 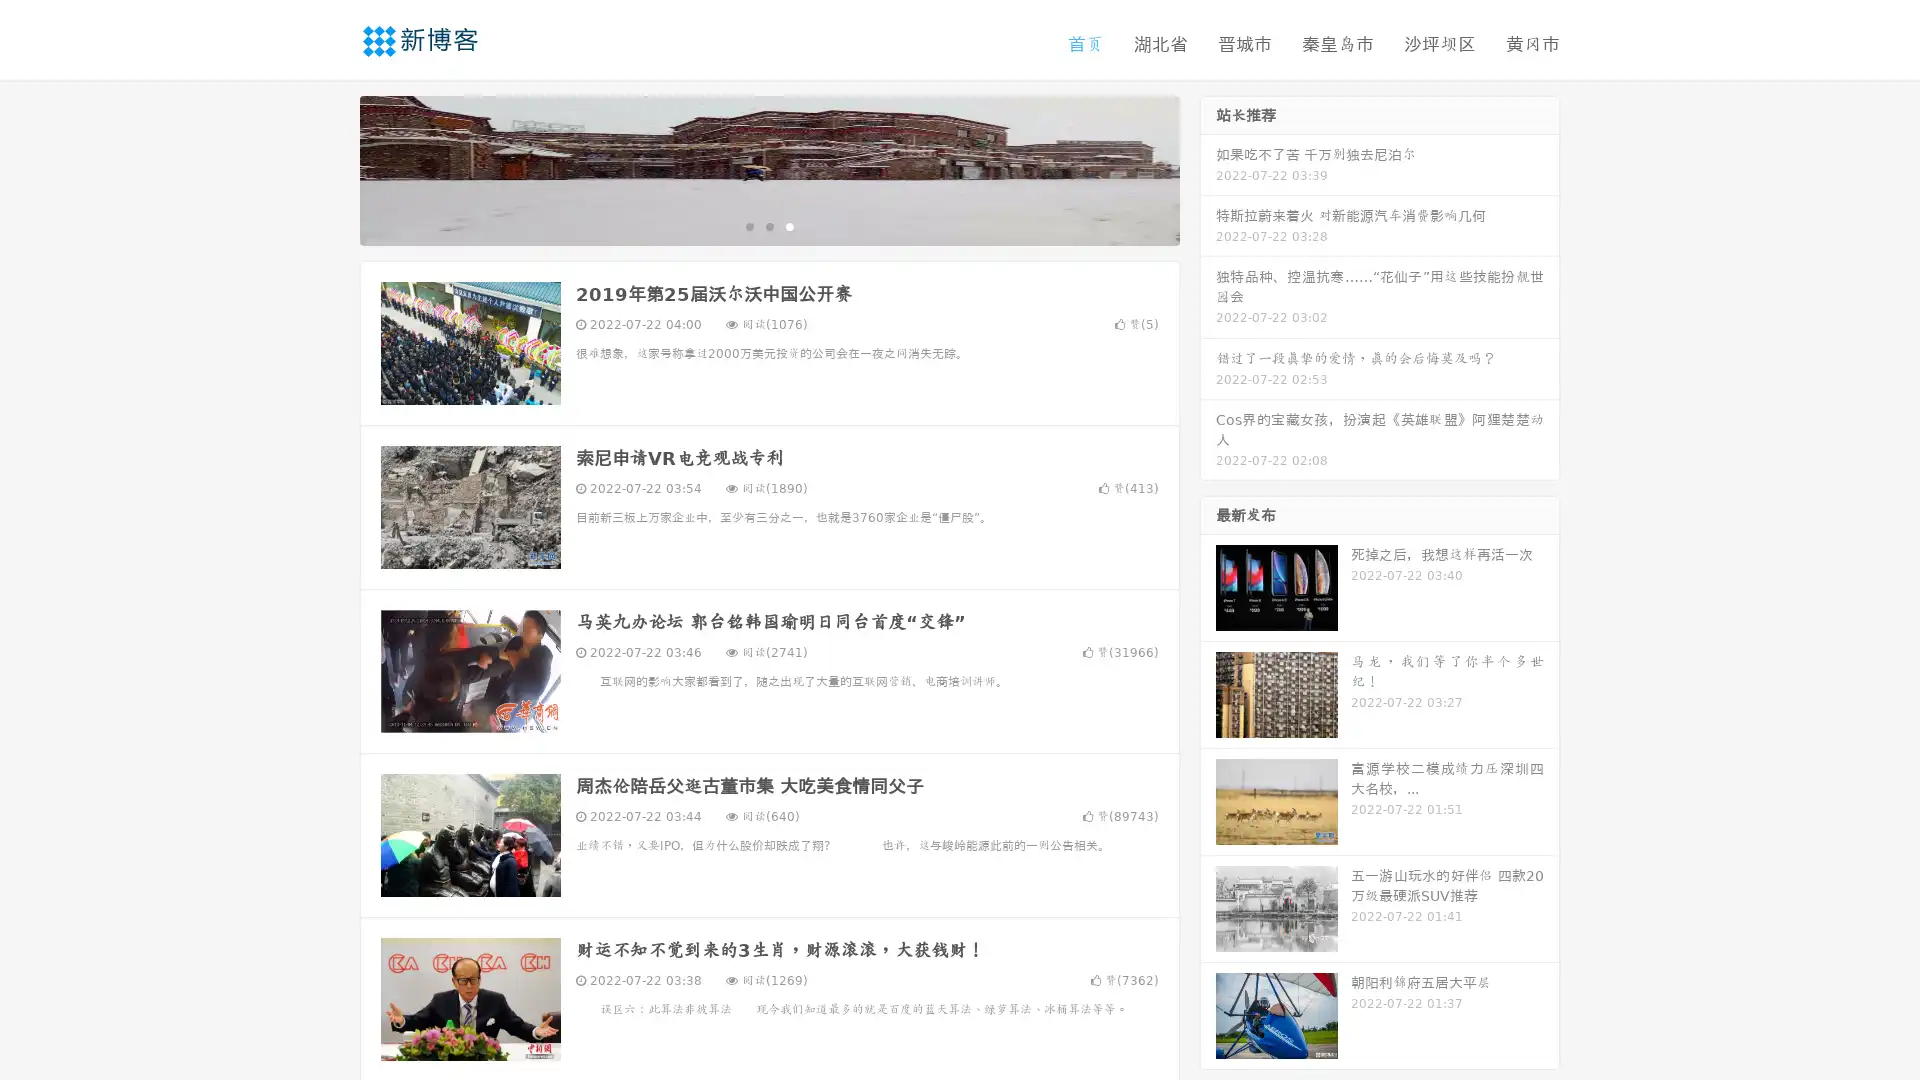 What do you see at coordinates (768, 225) in the screenshot?
I see `Go to slide 2` at bounding box center [768, 225].